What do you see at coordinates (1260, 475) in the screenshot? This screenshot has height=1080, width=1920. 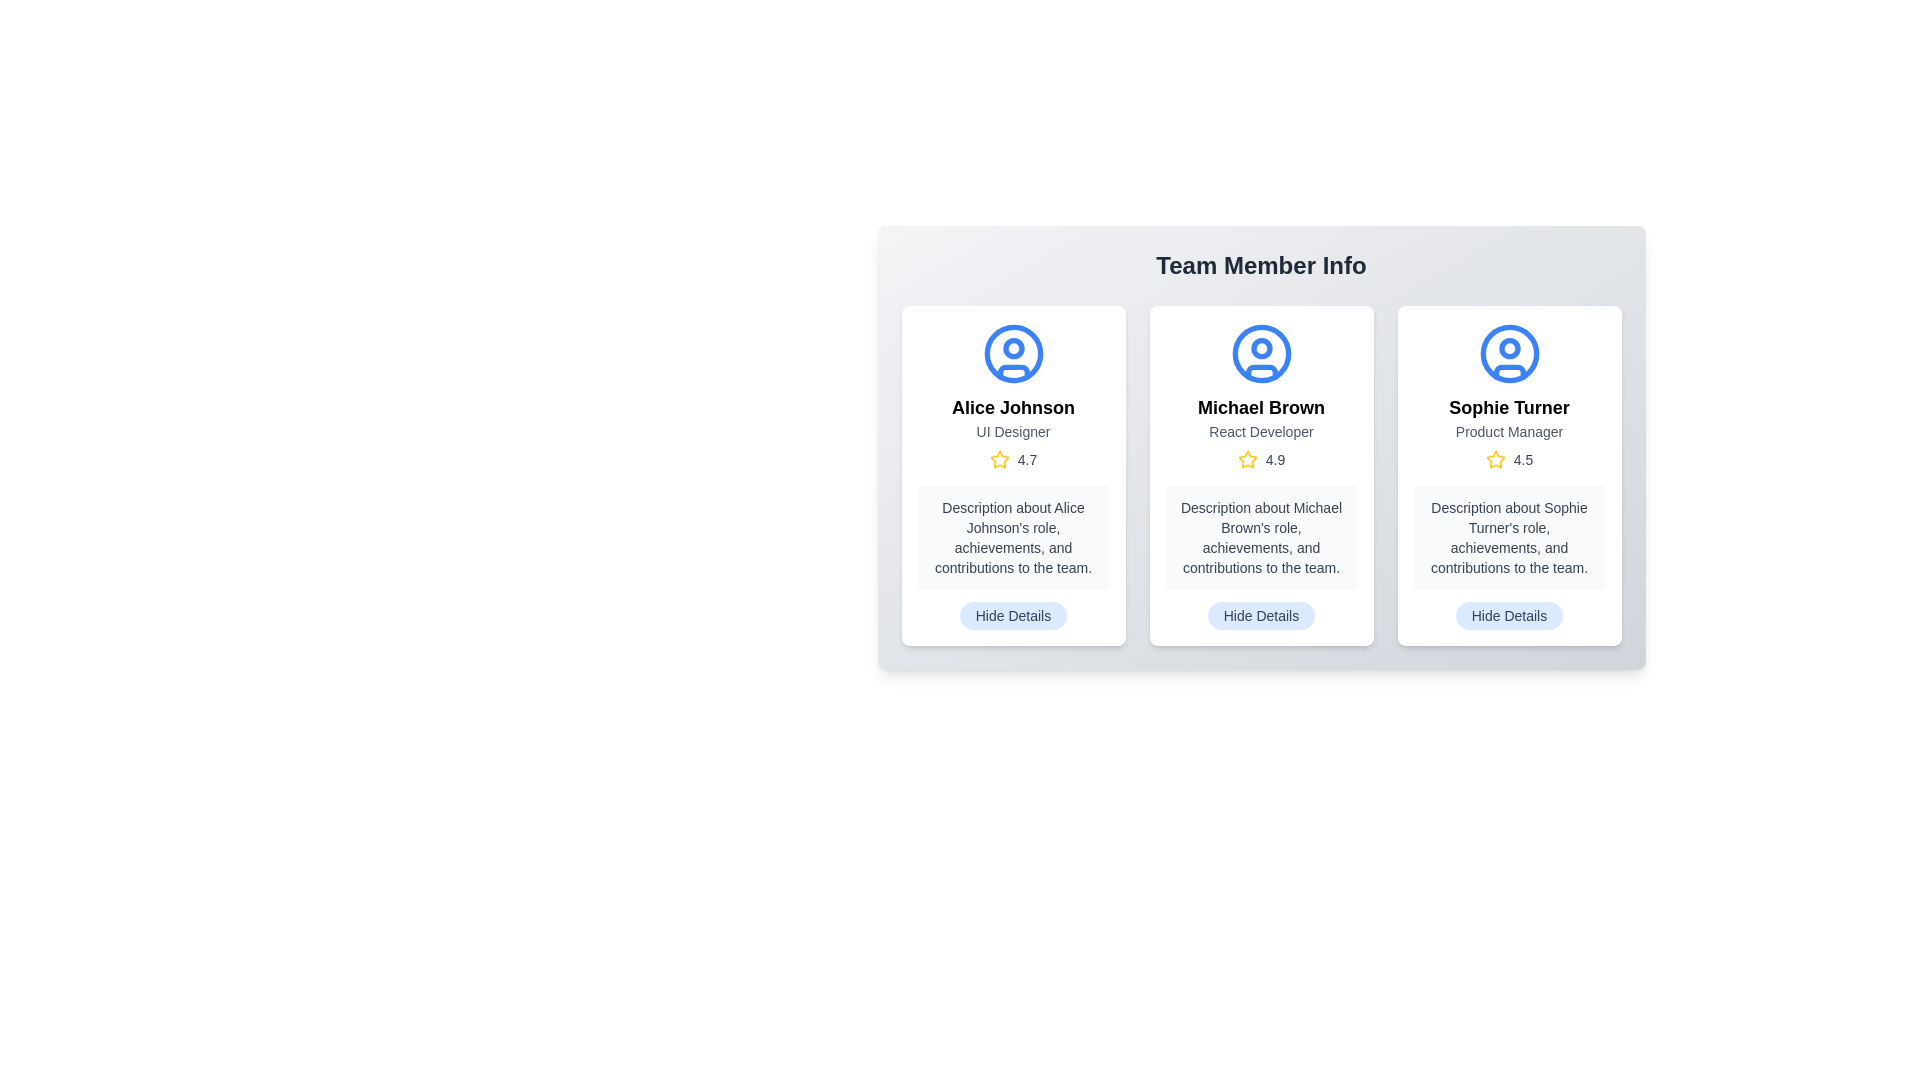 I see `the Profile Card displaying team member details, located in the middle of a grid layout` at bounding box center [1260, 475].